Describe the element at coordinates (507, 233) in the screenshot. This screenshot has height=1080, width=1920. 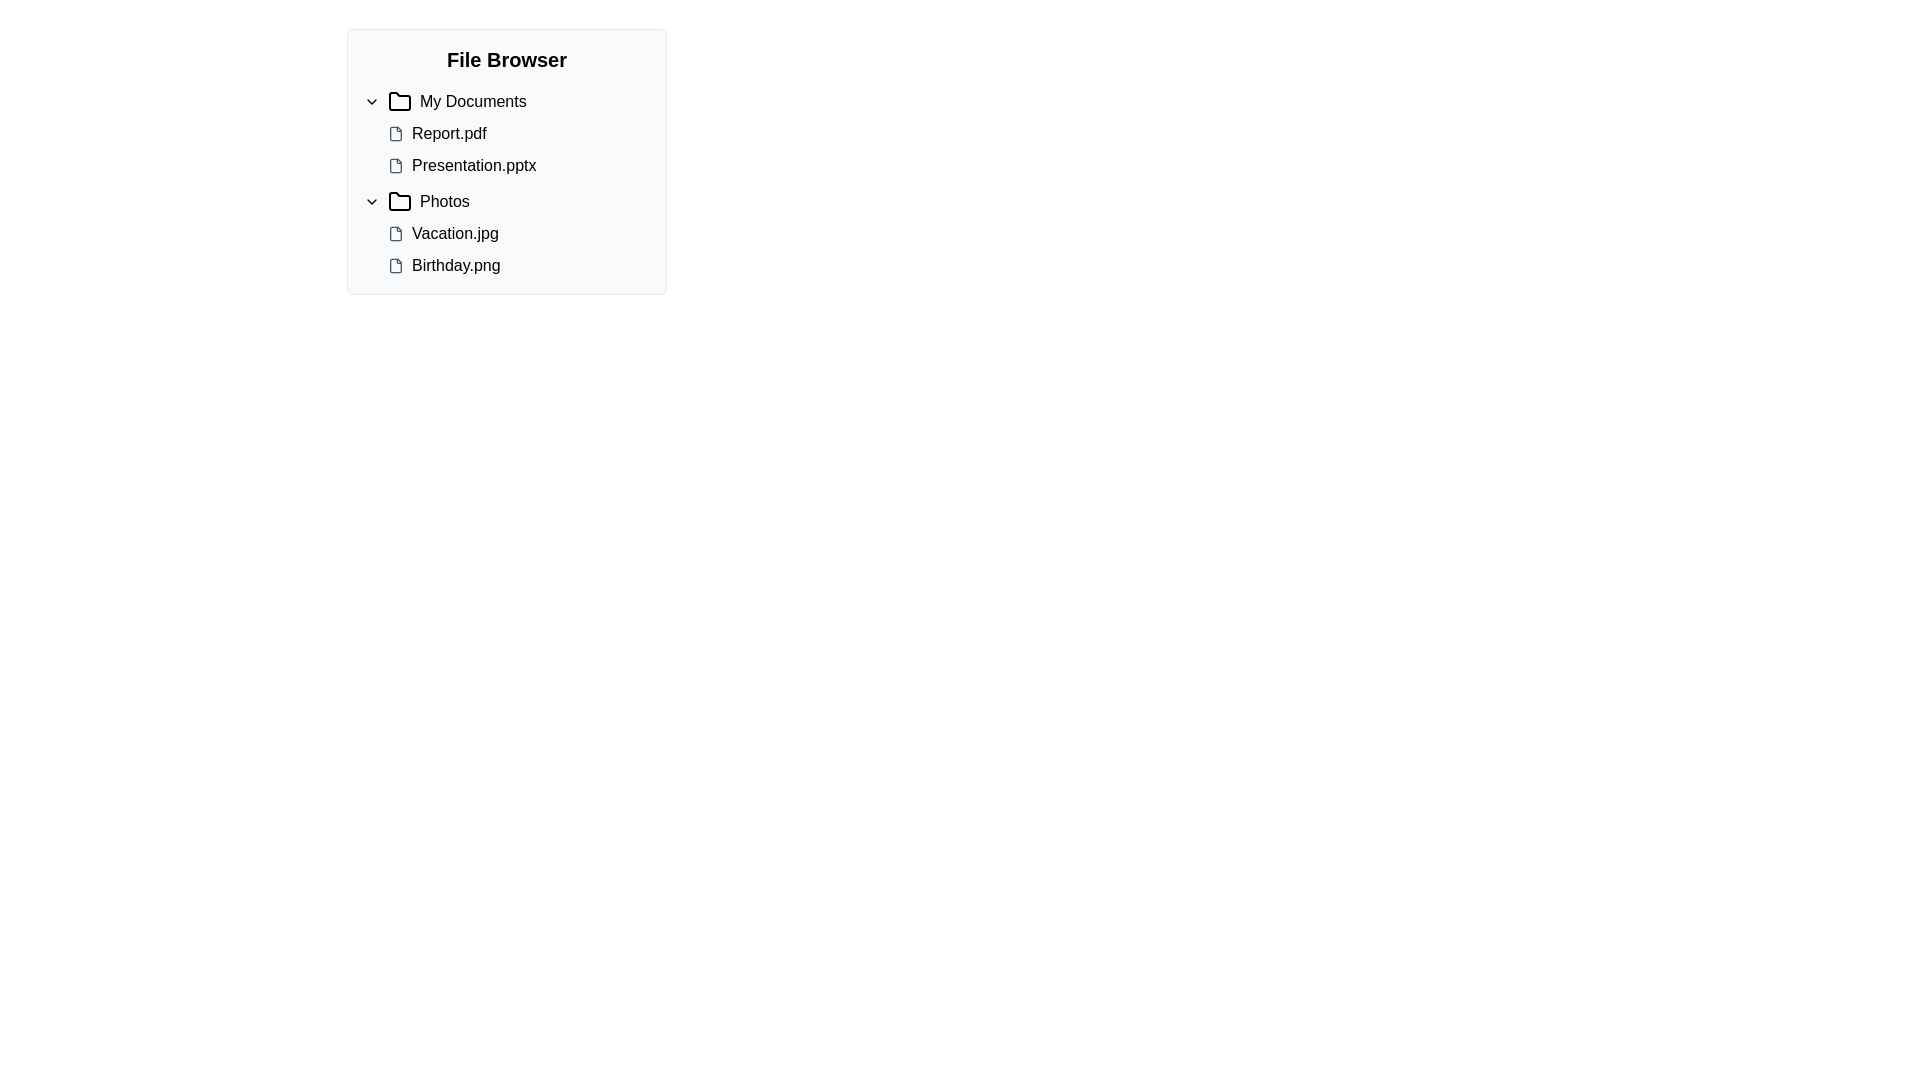
I see `the file names 'Vacation.jpg' and 'Birthday.png' in the 'Photos' folder for preview` at that location.